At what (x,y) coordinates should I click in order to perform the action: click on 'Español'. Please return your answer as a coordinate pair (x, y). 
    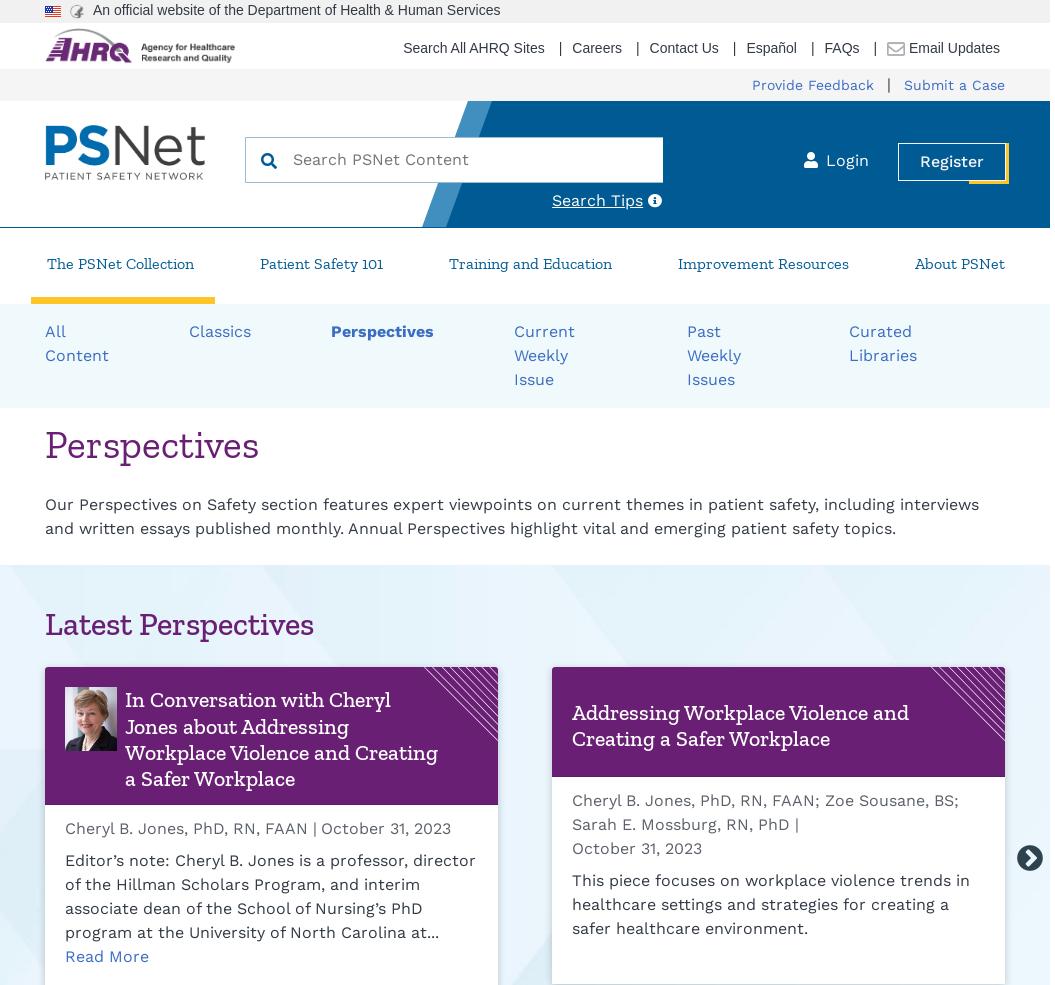
    Looking at the image, I should click on (769, 46).